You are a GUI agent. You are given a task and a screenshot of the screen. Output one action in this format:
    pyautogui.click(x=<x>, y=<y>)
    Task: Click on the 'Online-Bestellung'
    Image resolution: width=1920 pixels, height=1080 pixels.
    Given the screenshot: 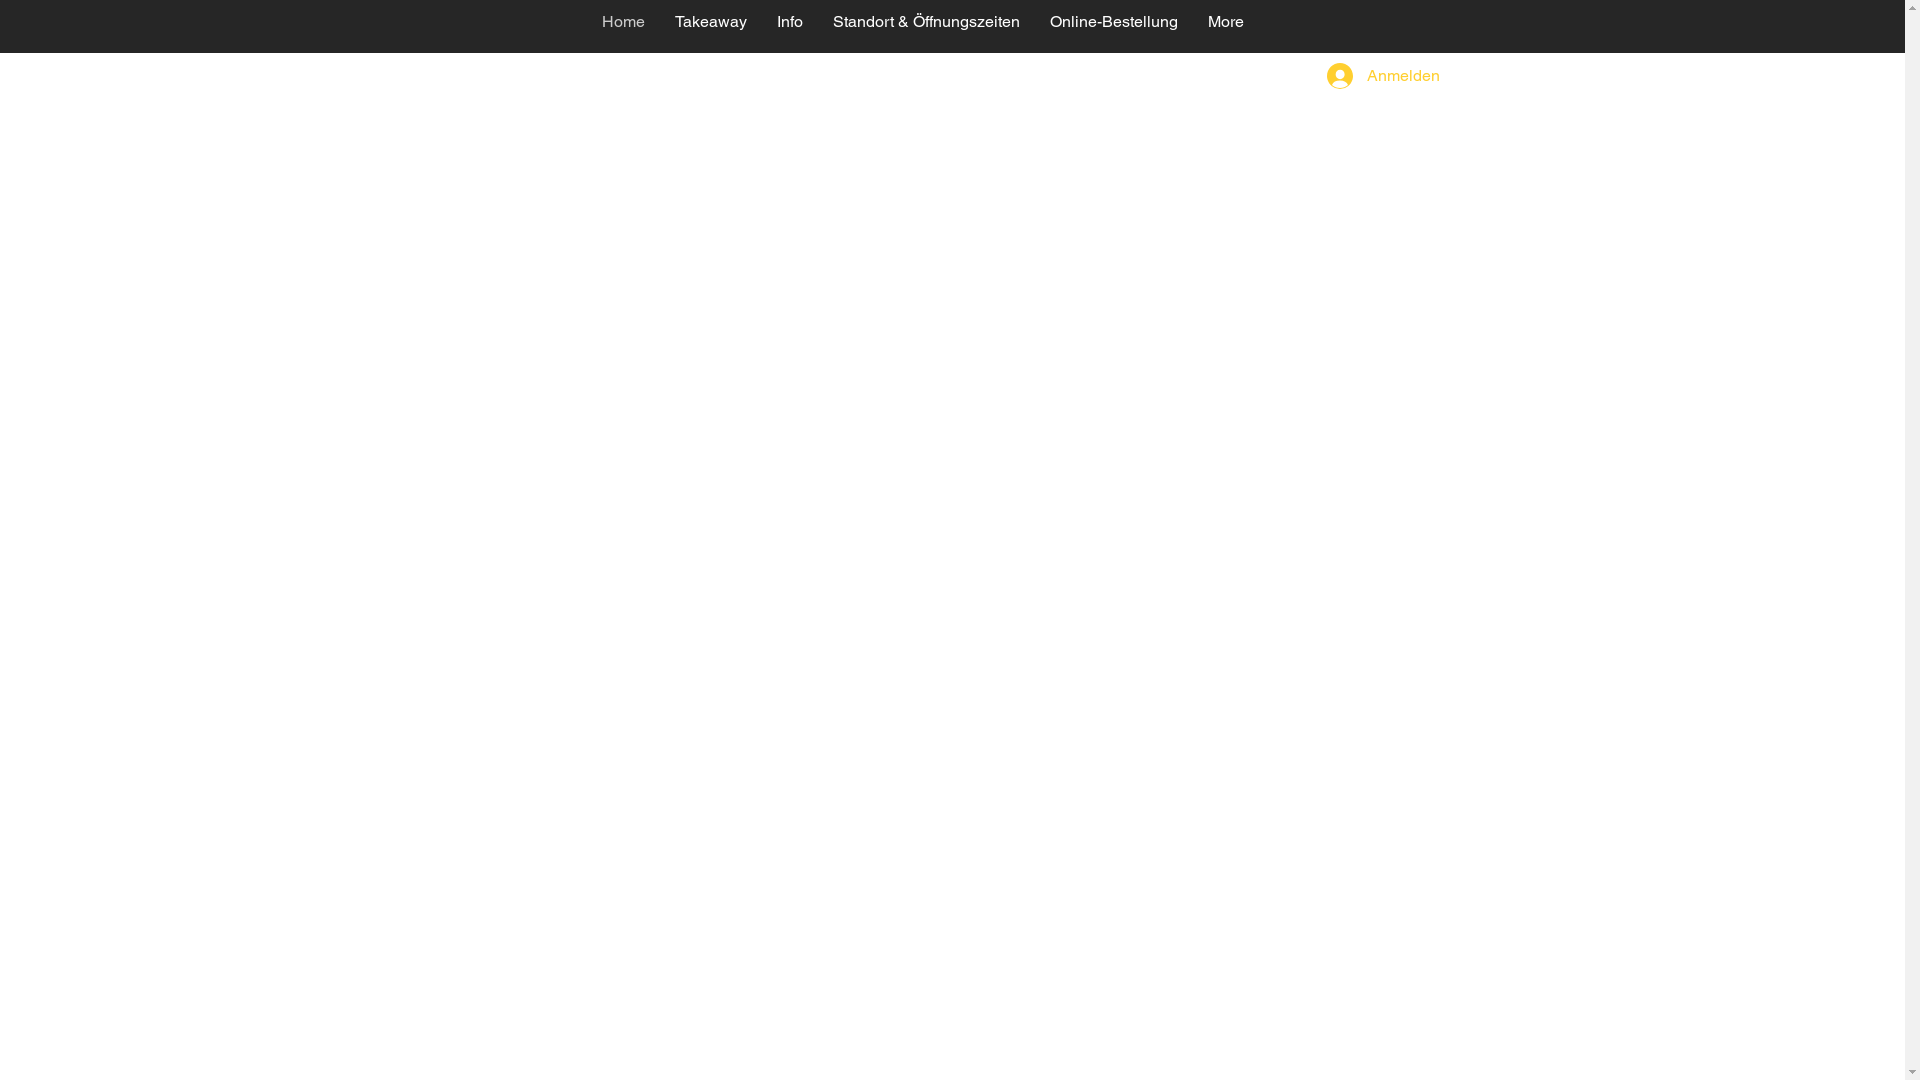 What is the action you would take?
    pyautogui.click(x=1112, y=25)
    